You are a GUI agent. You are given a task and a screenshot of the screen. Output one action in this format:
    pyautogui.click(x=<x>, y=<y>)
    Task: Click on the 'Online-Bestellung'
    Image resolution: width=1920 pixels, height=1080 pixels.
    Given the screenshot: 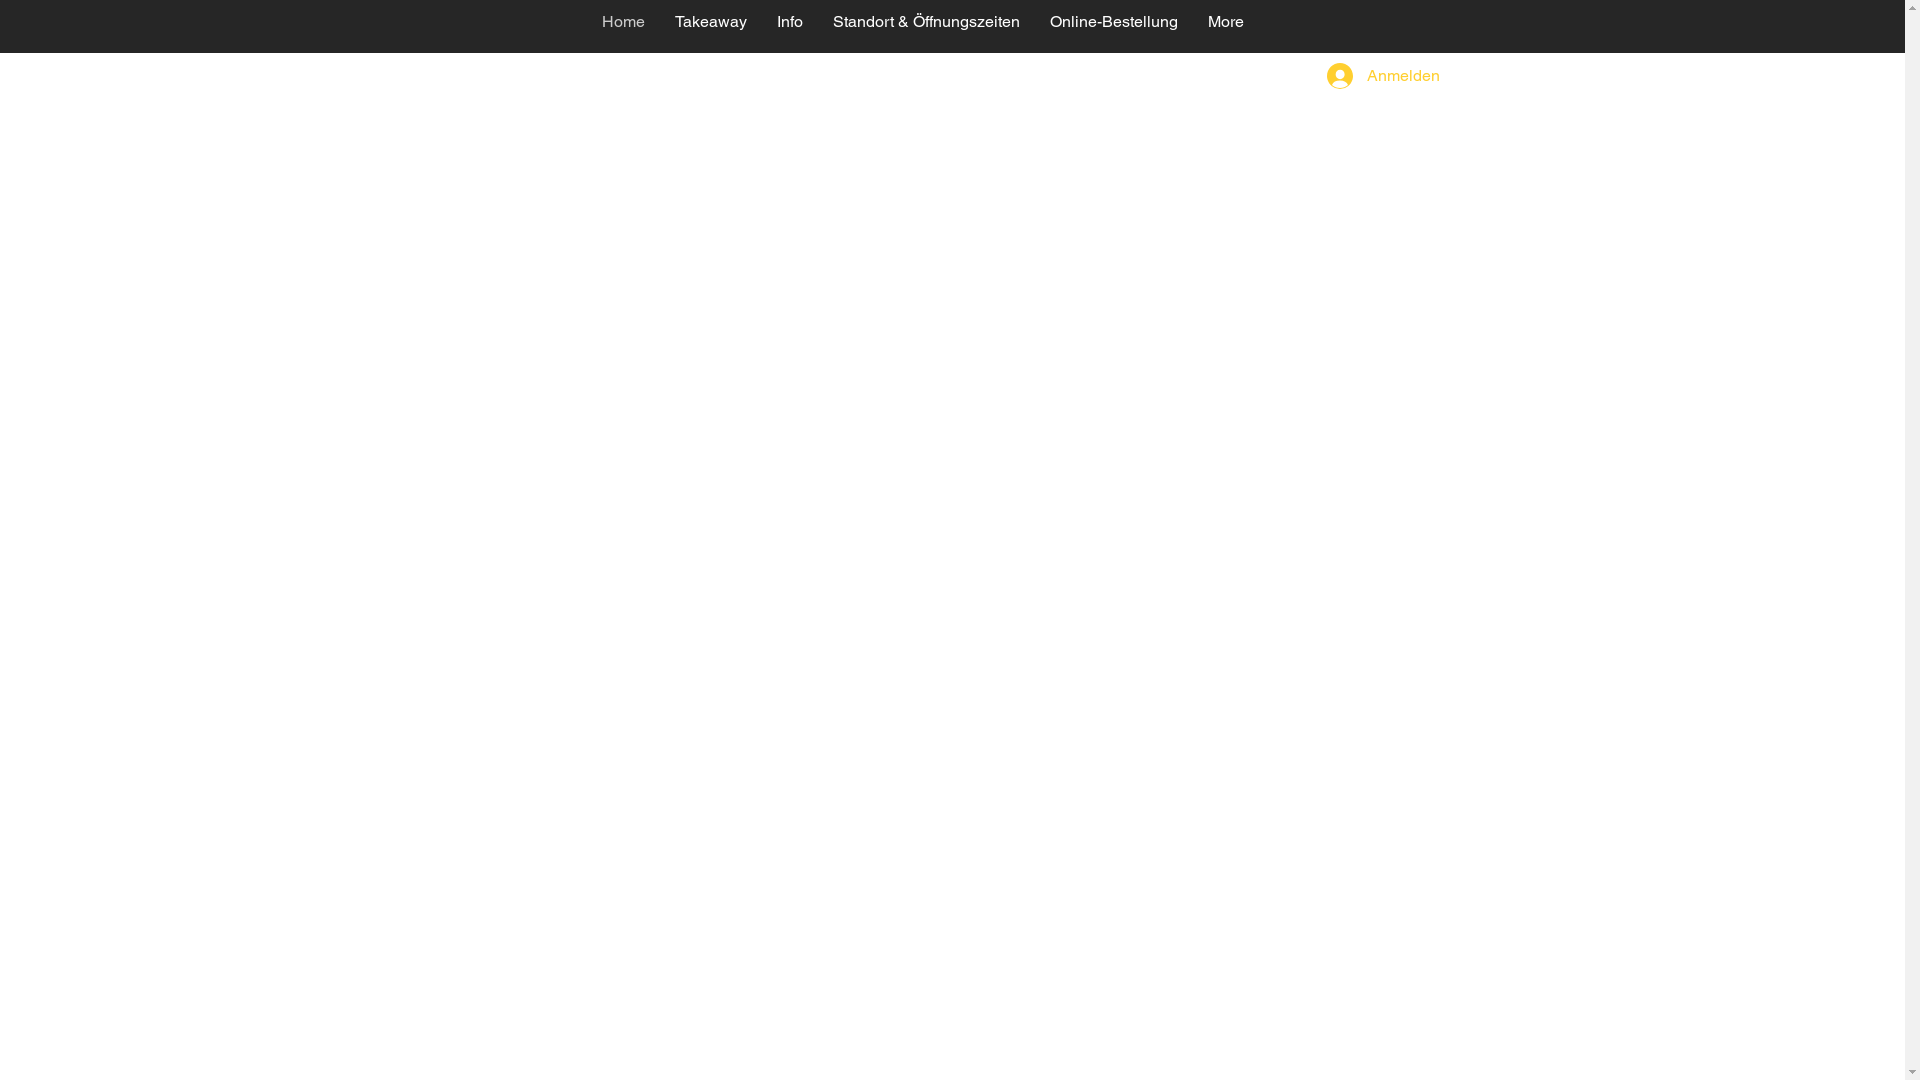 What is the action you would take?
    pyautogui.click(x=1112, y=25)
    